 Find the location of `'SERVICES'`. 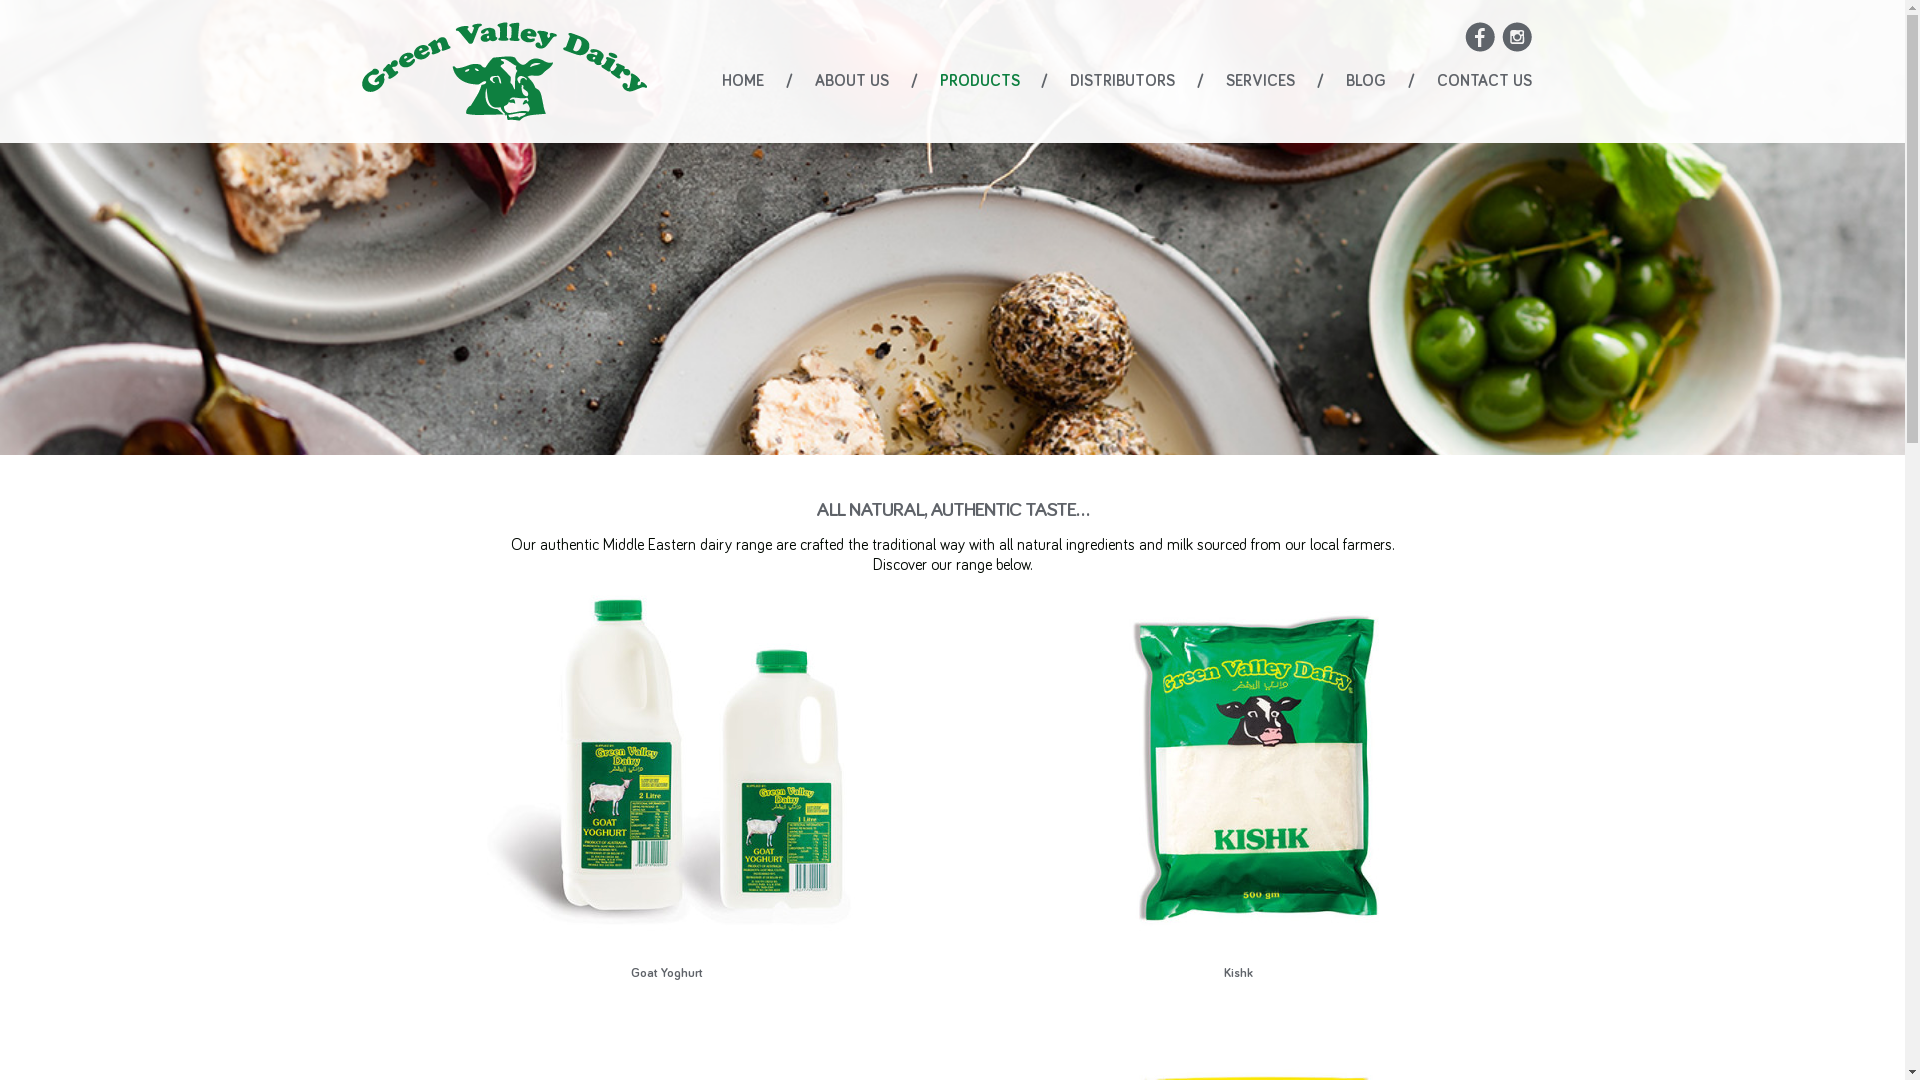

'SERVICES' is located at coordinates (1259, 80).